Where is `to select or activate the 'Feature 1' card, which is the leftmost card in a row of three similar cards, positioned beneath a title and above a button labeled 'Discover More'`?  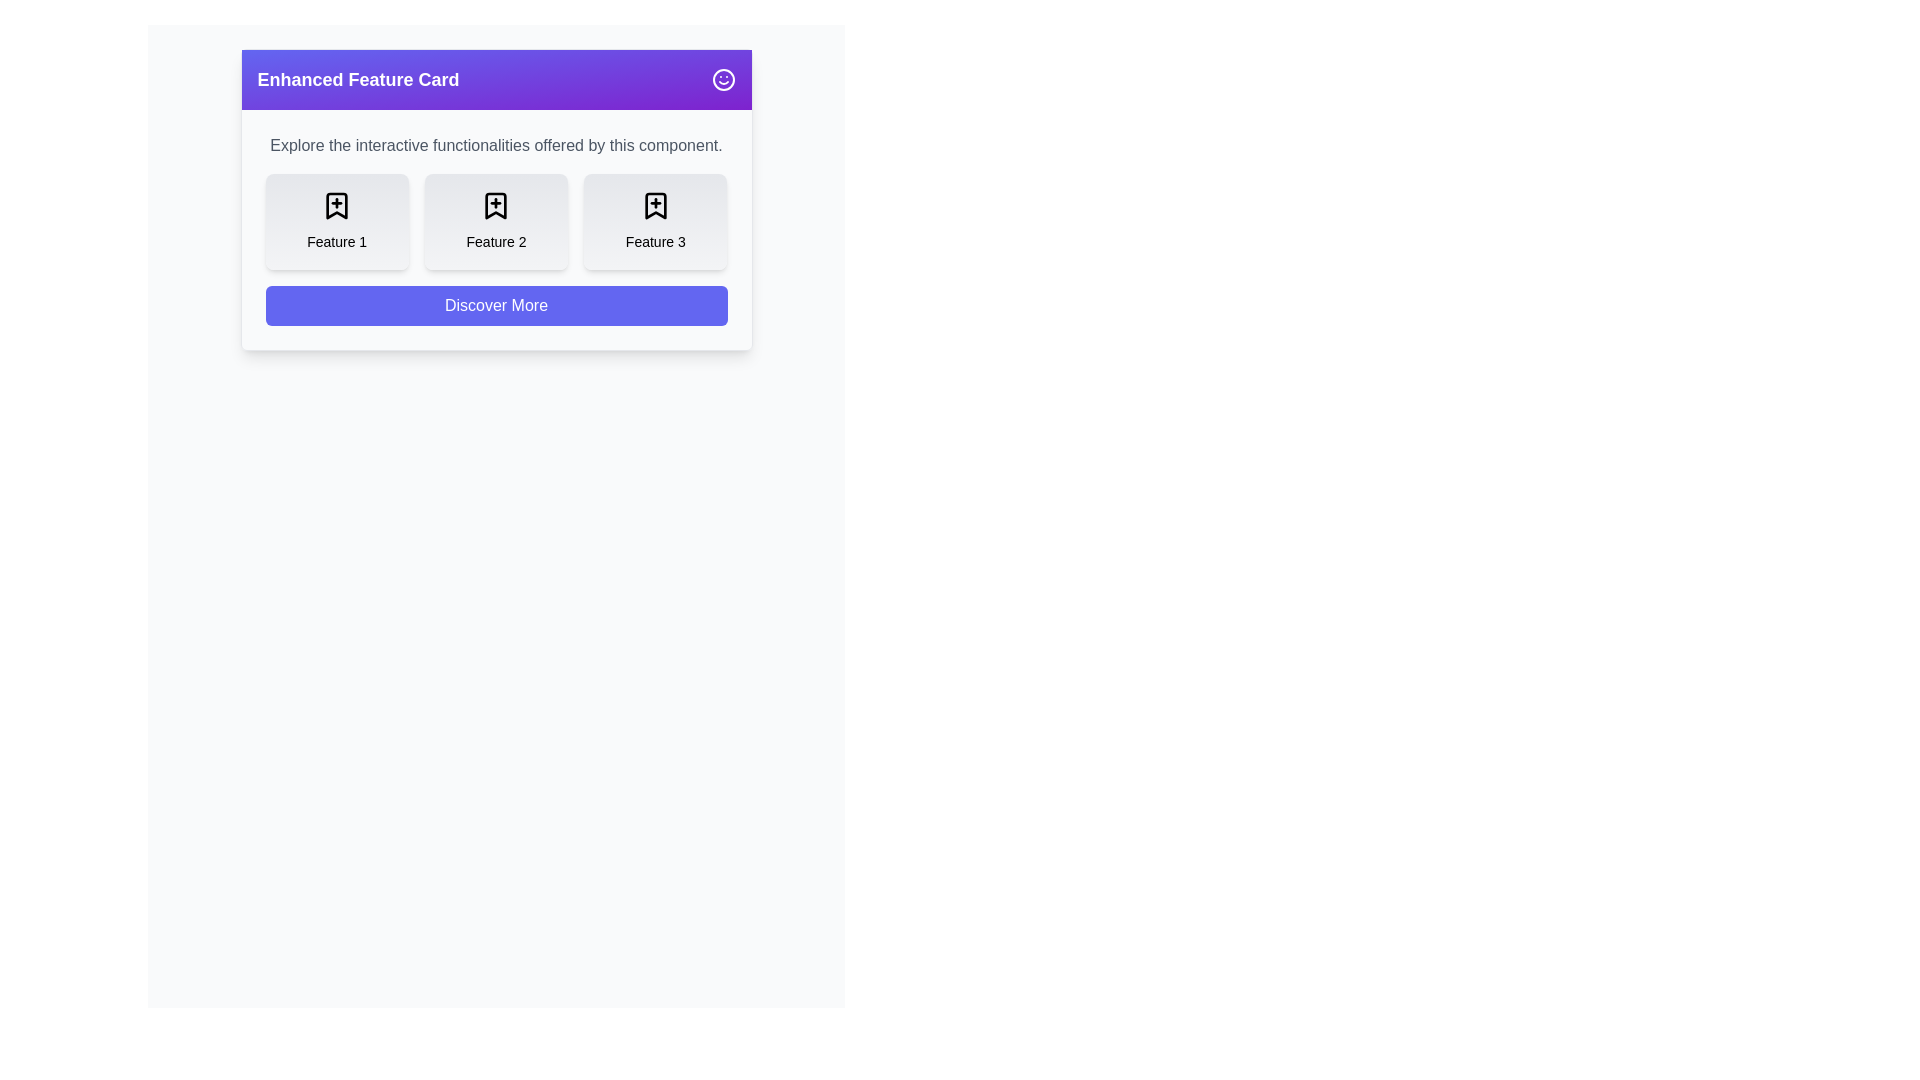
to select or activate the 'Feature 1' card, which is the leftmost card in a row of three similar cards, positioned beneath a title and above a button labeled 'Discover More' is located at coordinates (337, 222).